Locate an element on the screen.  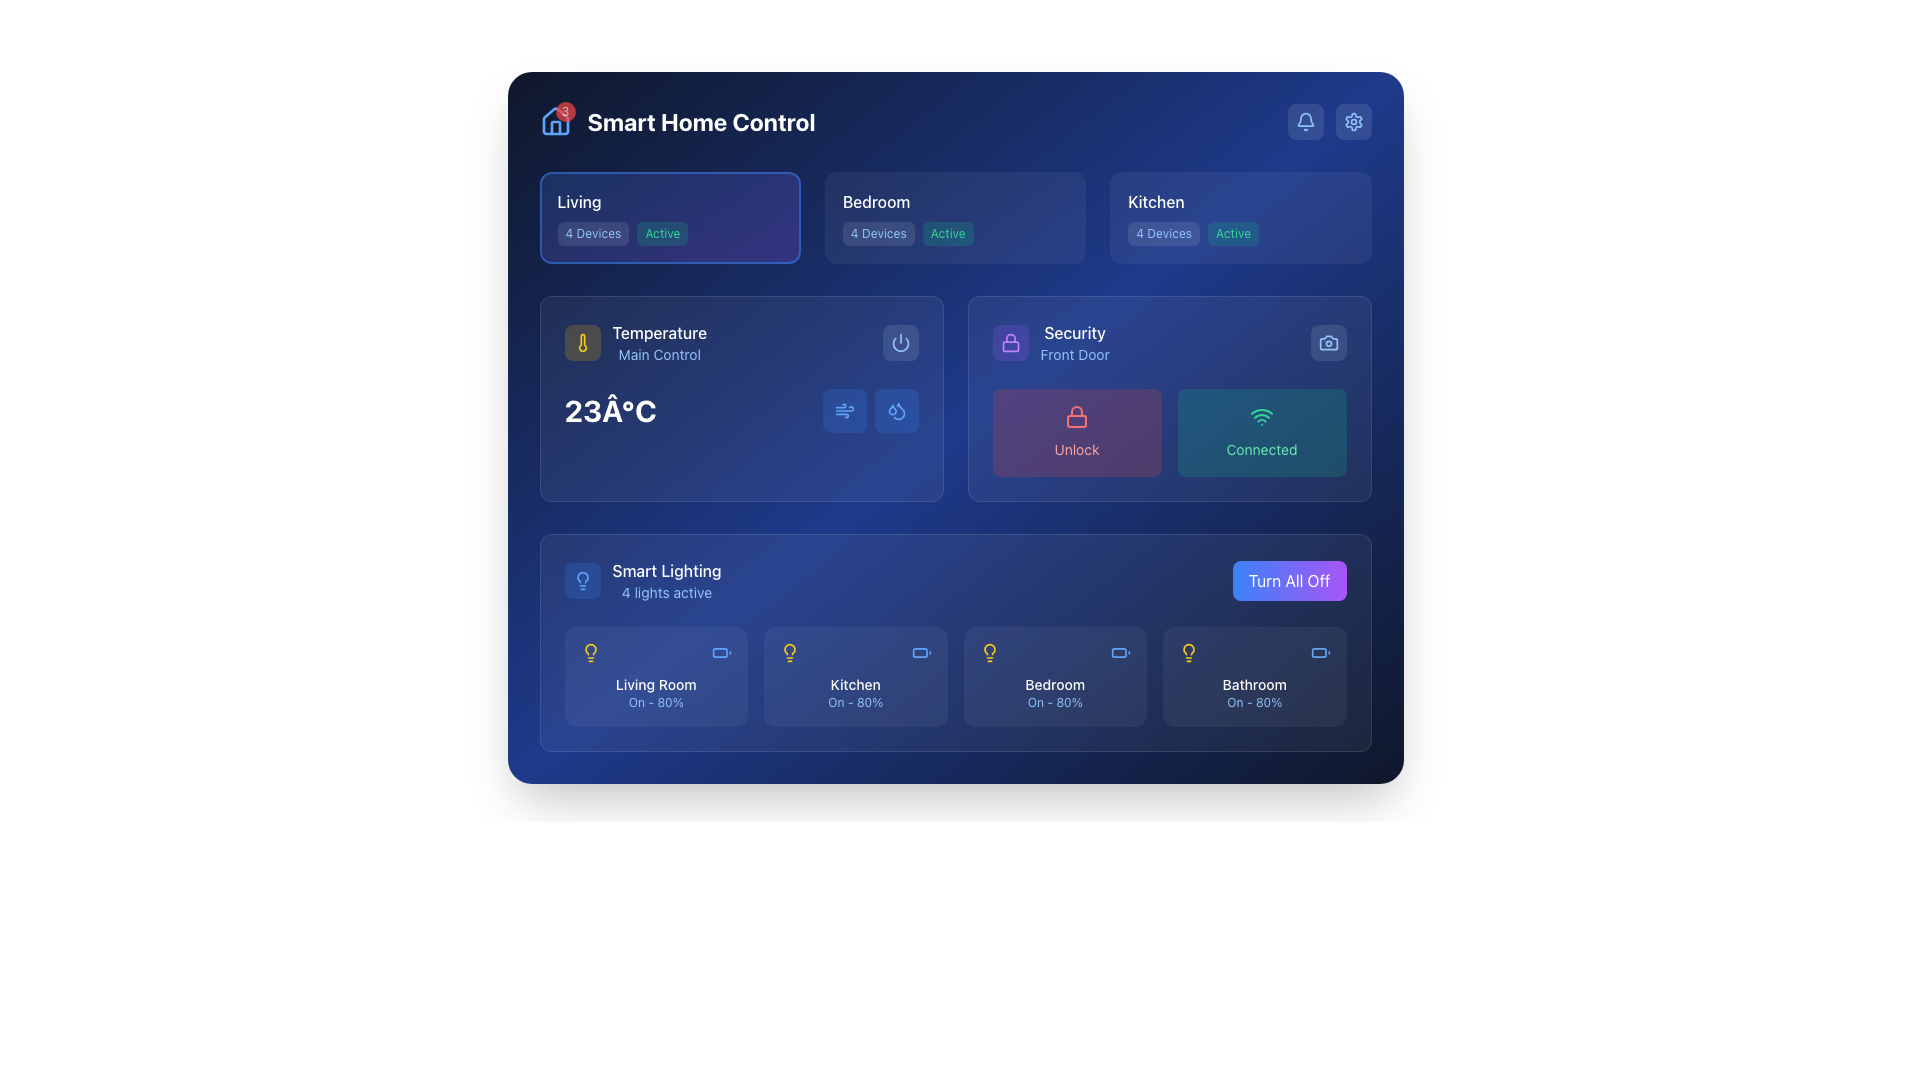
the text label that reads 'Kitchen', which is styled in a medium-sized, white, sans-serif font under the 'Smart Lighting' section, specifically positioned second from the left among similar elements is located at coordinates (855, 684).